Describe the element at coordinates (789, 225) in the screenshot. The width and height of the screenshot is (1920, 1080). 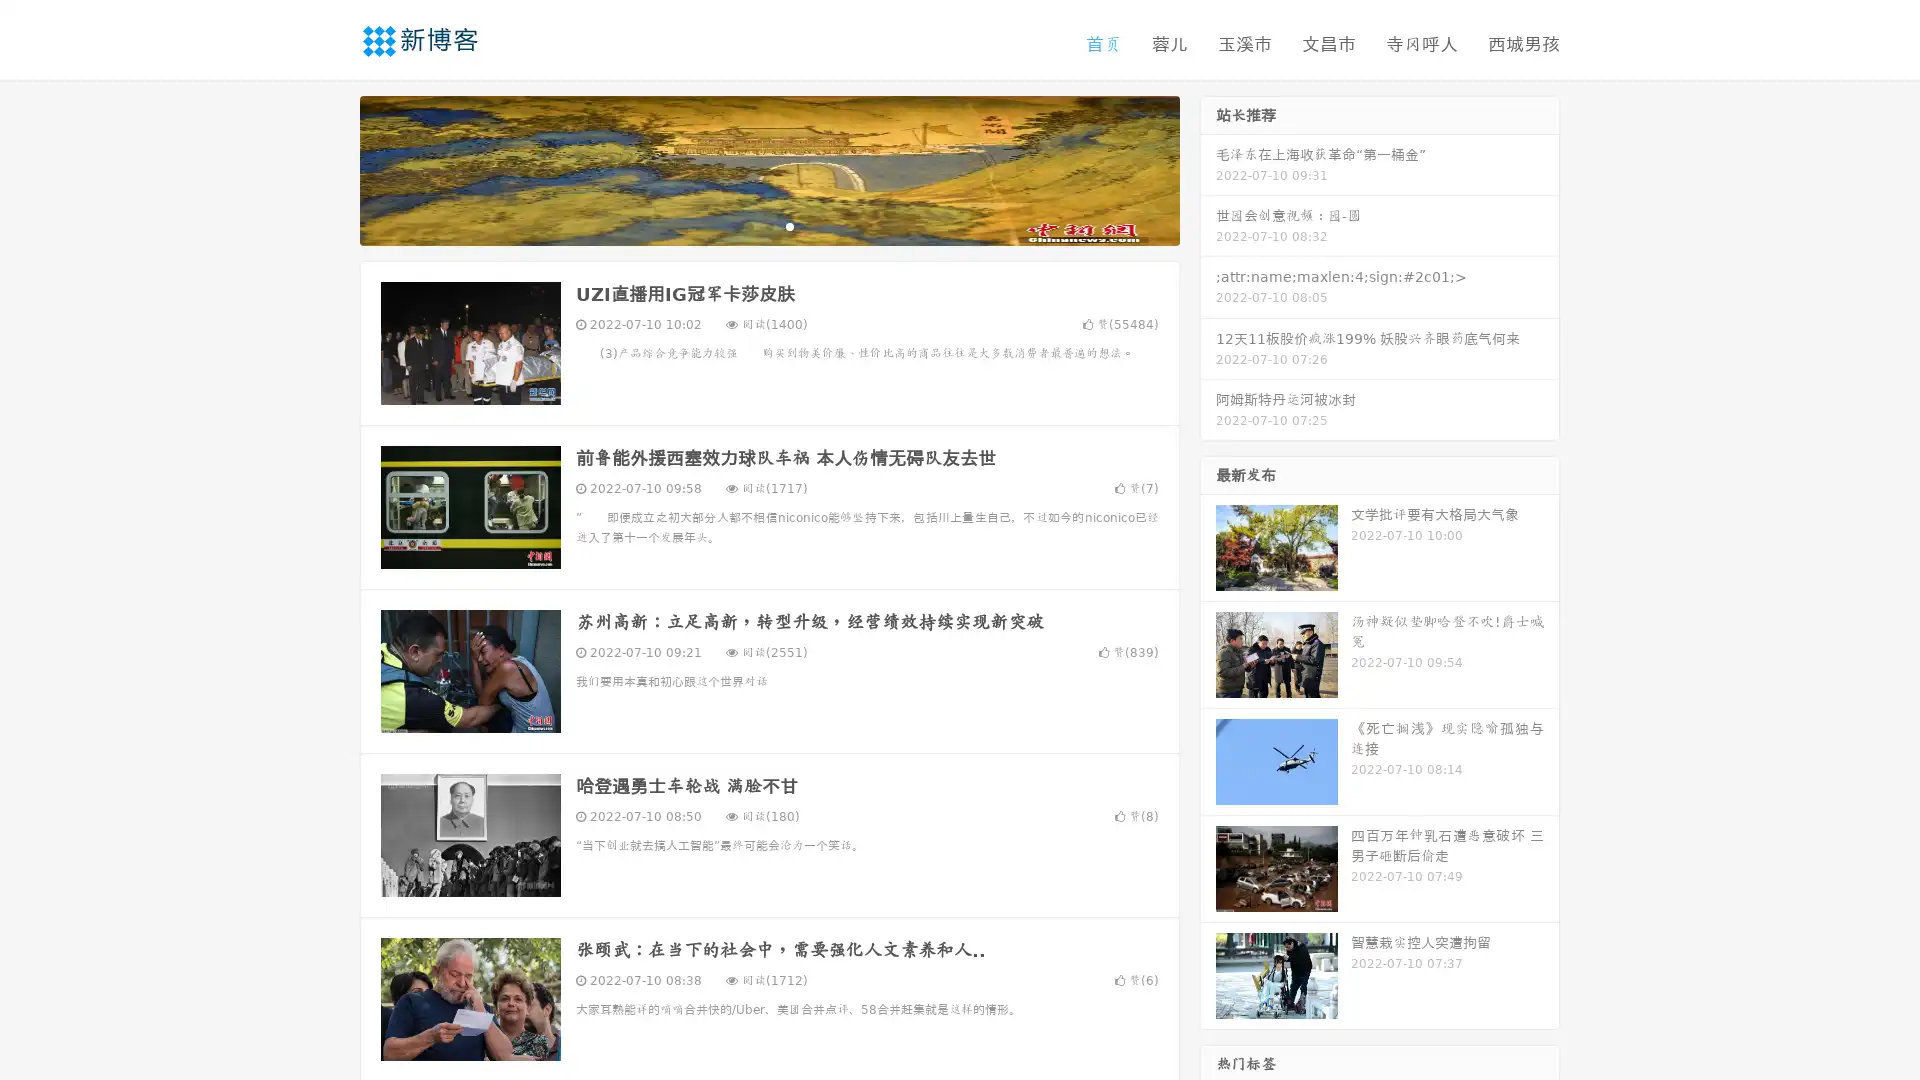
I see `Go to slide 3` at that location.